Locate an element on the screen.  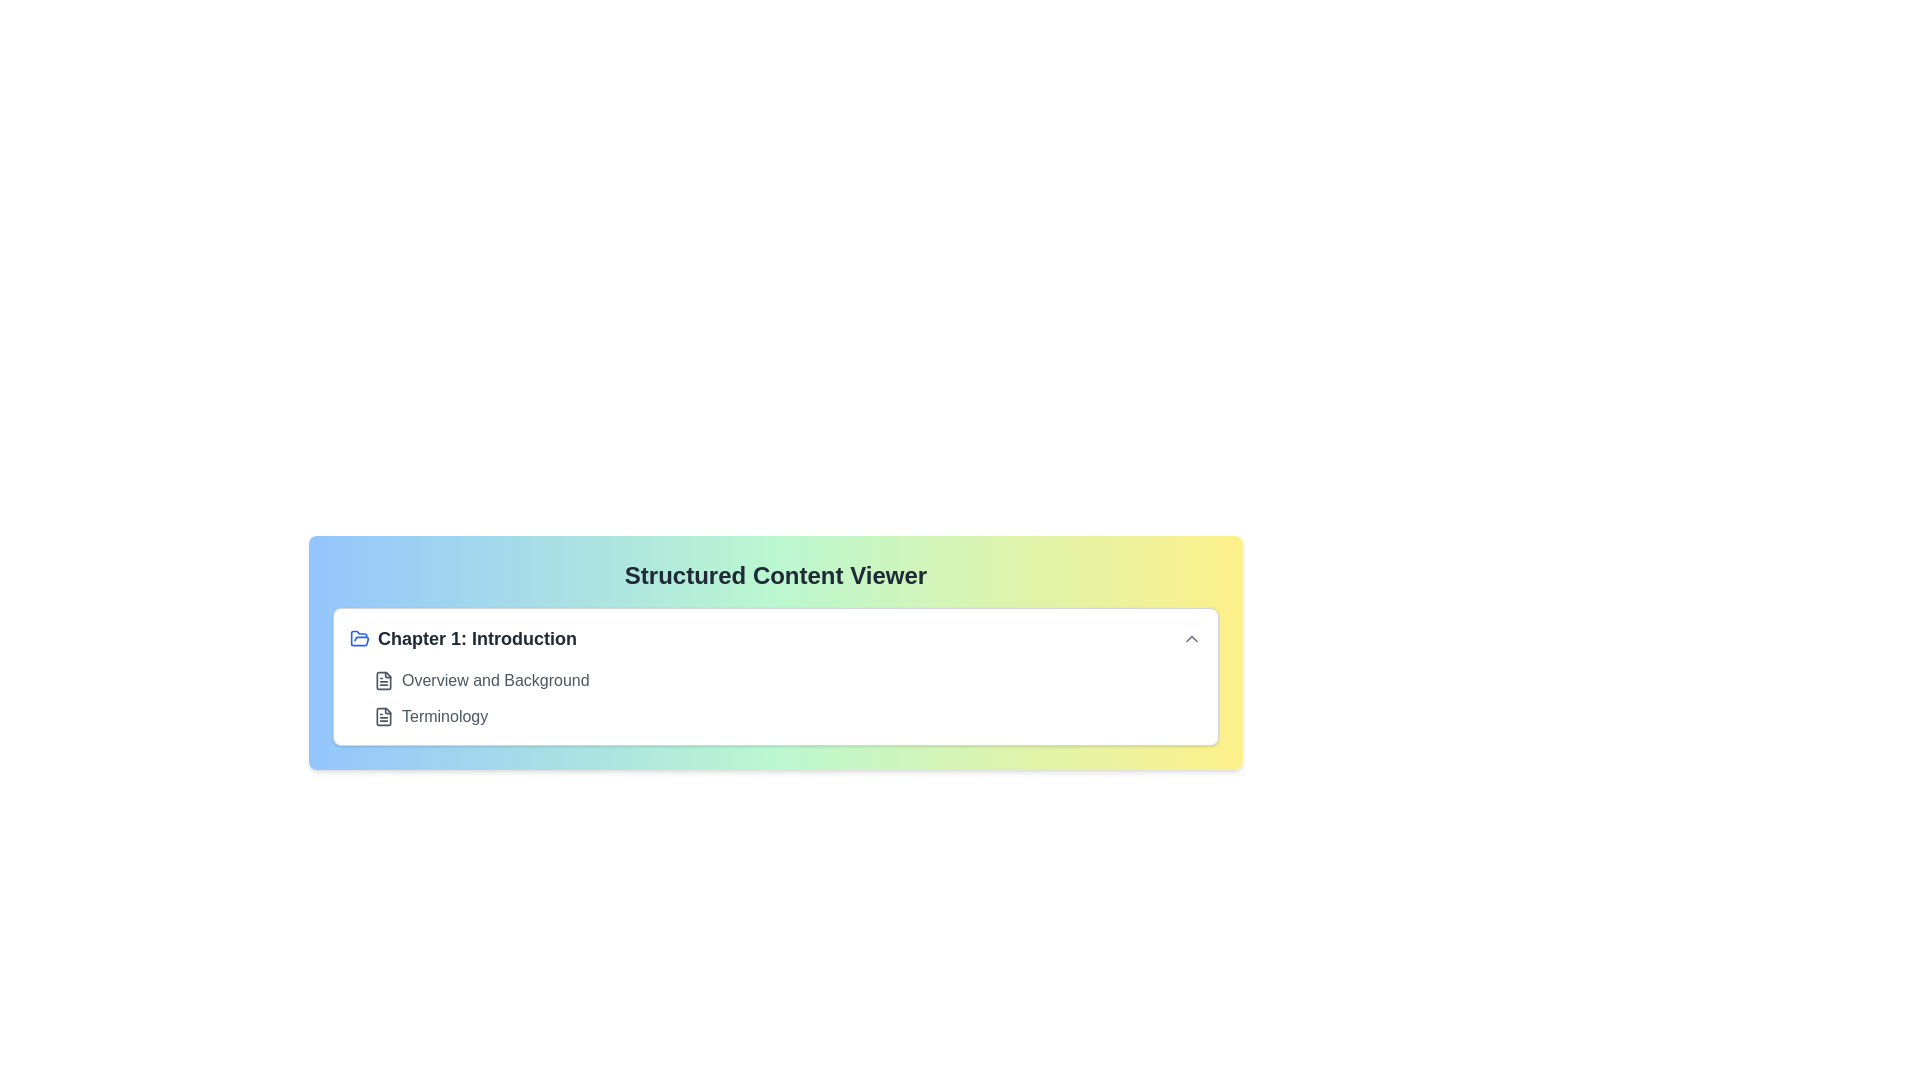
the light gray file or document icon located in the 'Chapter 1: Introduction' section, positioned to the left of the text 'Overview and Background' is located at coordinates (384, 680).